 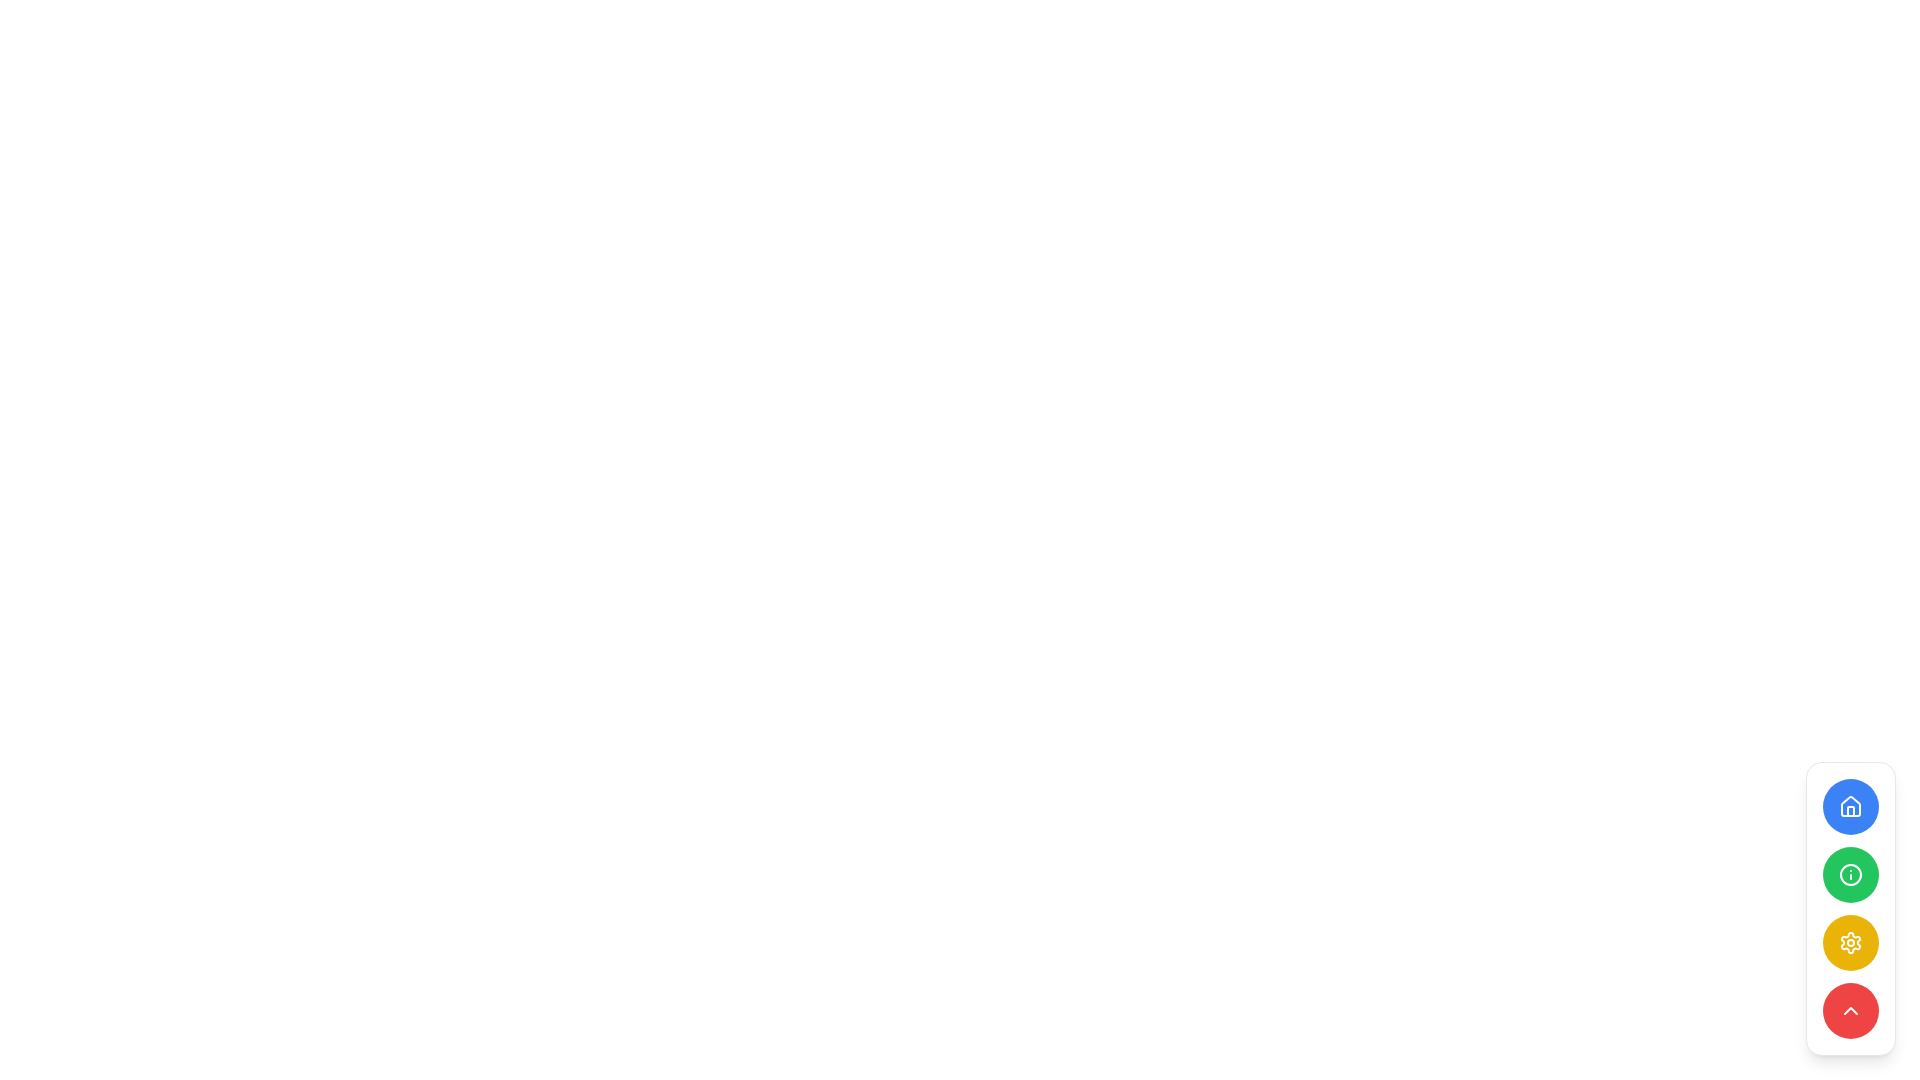 What do you see at coordinates (1850, 874) in the screenshot?
I see `the middle green button with a white circular border, which is the second button in a vertical group of three buttons` at bounding box center [1850, 874].